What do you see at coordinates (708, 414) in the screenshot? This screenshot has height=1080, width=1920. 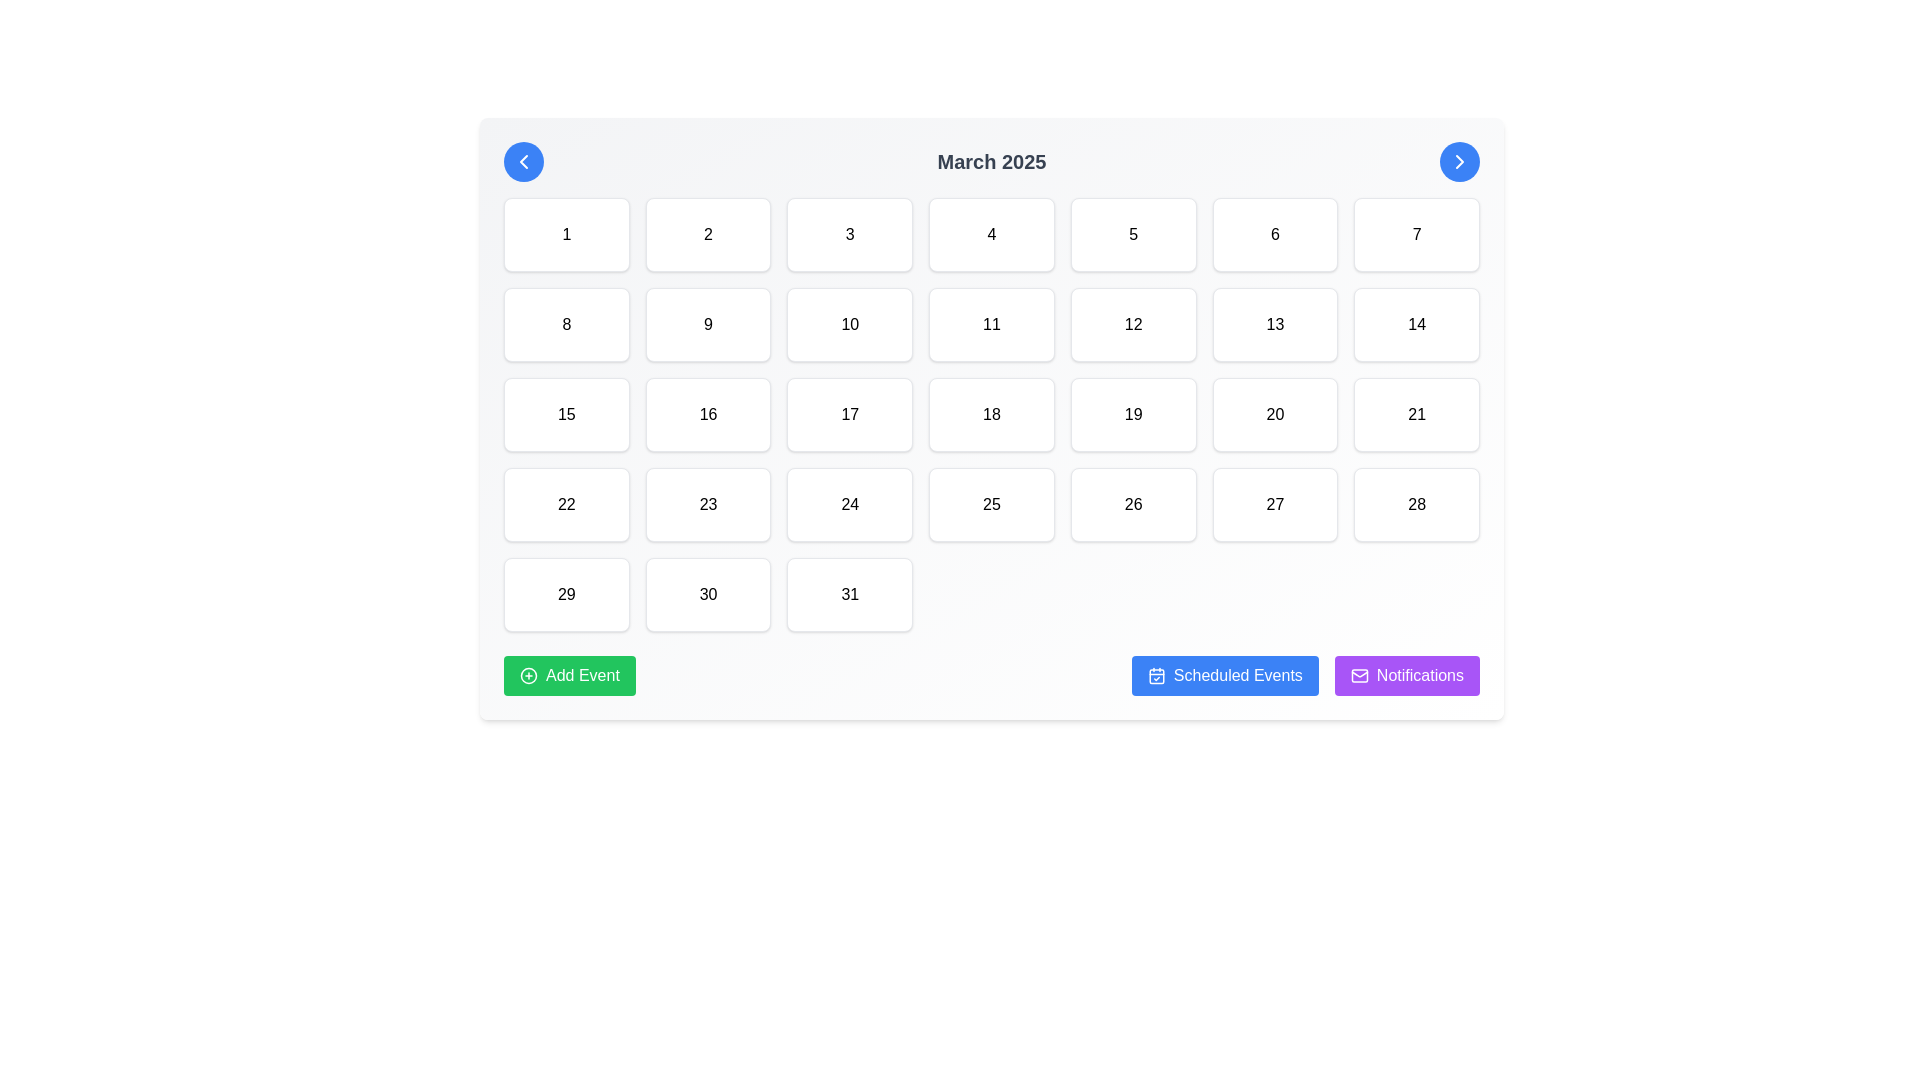 I see `the non-interactive grid cell displaying the numeric value '16' in the calendar grid, located in the sixth entry of the third row` at bounding box center [708, 414].